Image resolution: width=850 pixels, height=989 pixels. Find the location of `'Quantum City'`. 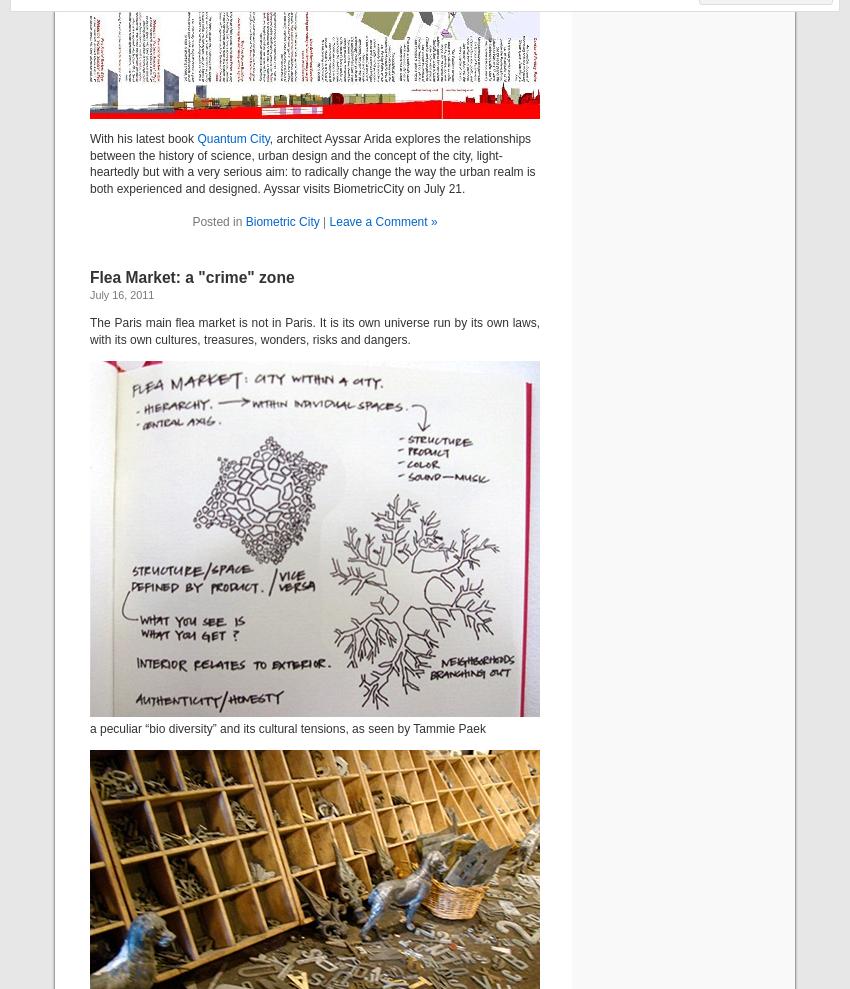

'Quantum City' is located at coordinates (232, 136).